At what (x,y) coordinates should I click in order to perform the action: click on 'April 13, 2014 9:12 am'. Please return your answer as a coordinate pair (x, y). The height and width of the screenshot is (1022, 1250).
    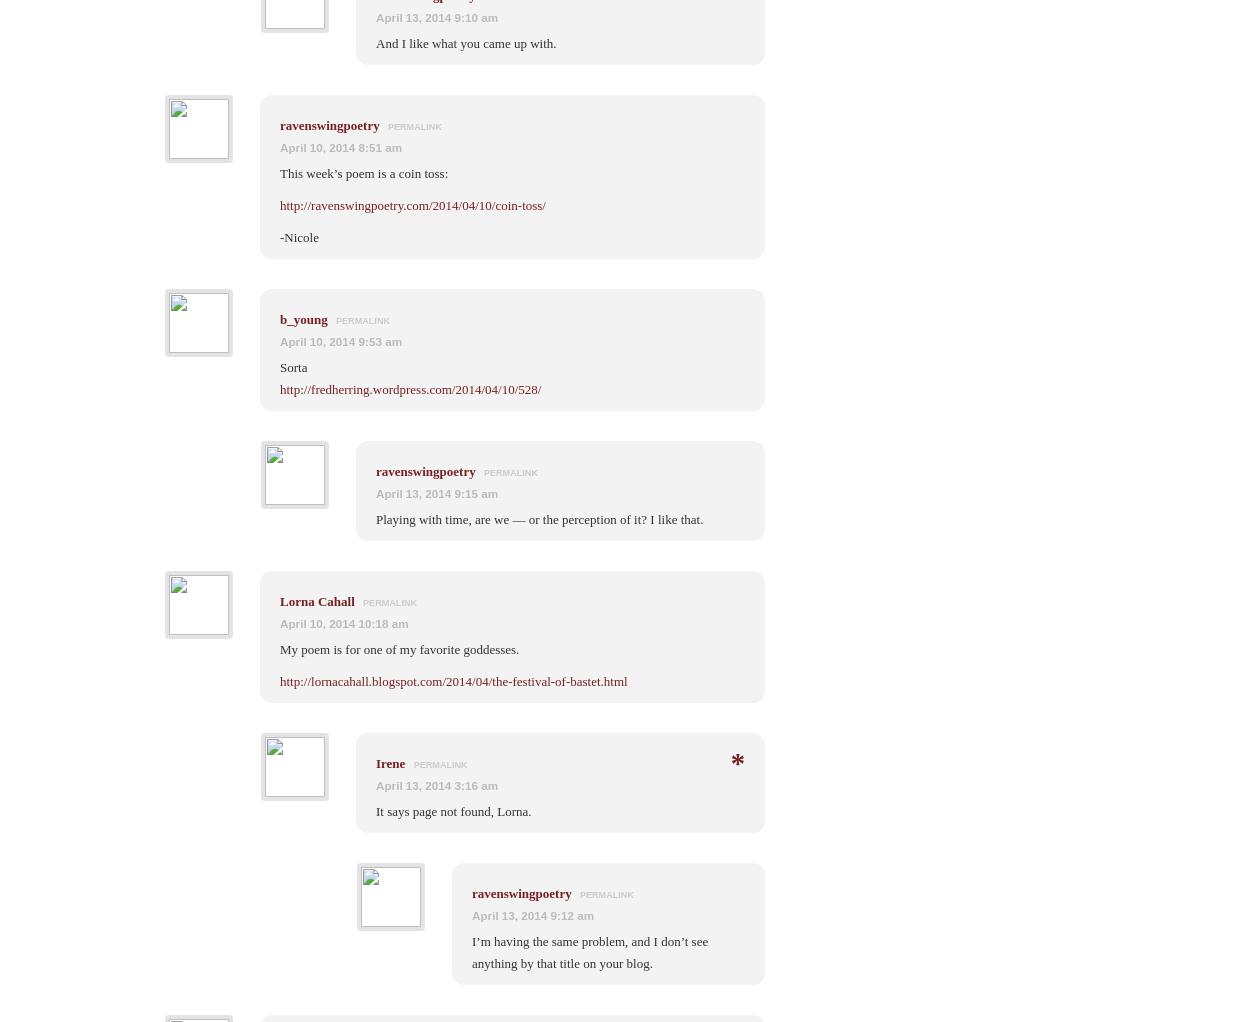
    Looking at the image, I should click on (533, 914).